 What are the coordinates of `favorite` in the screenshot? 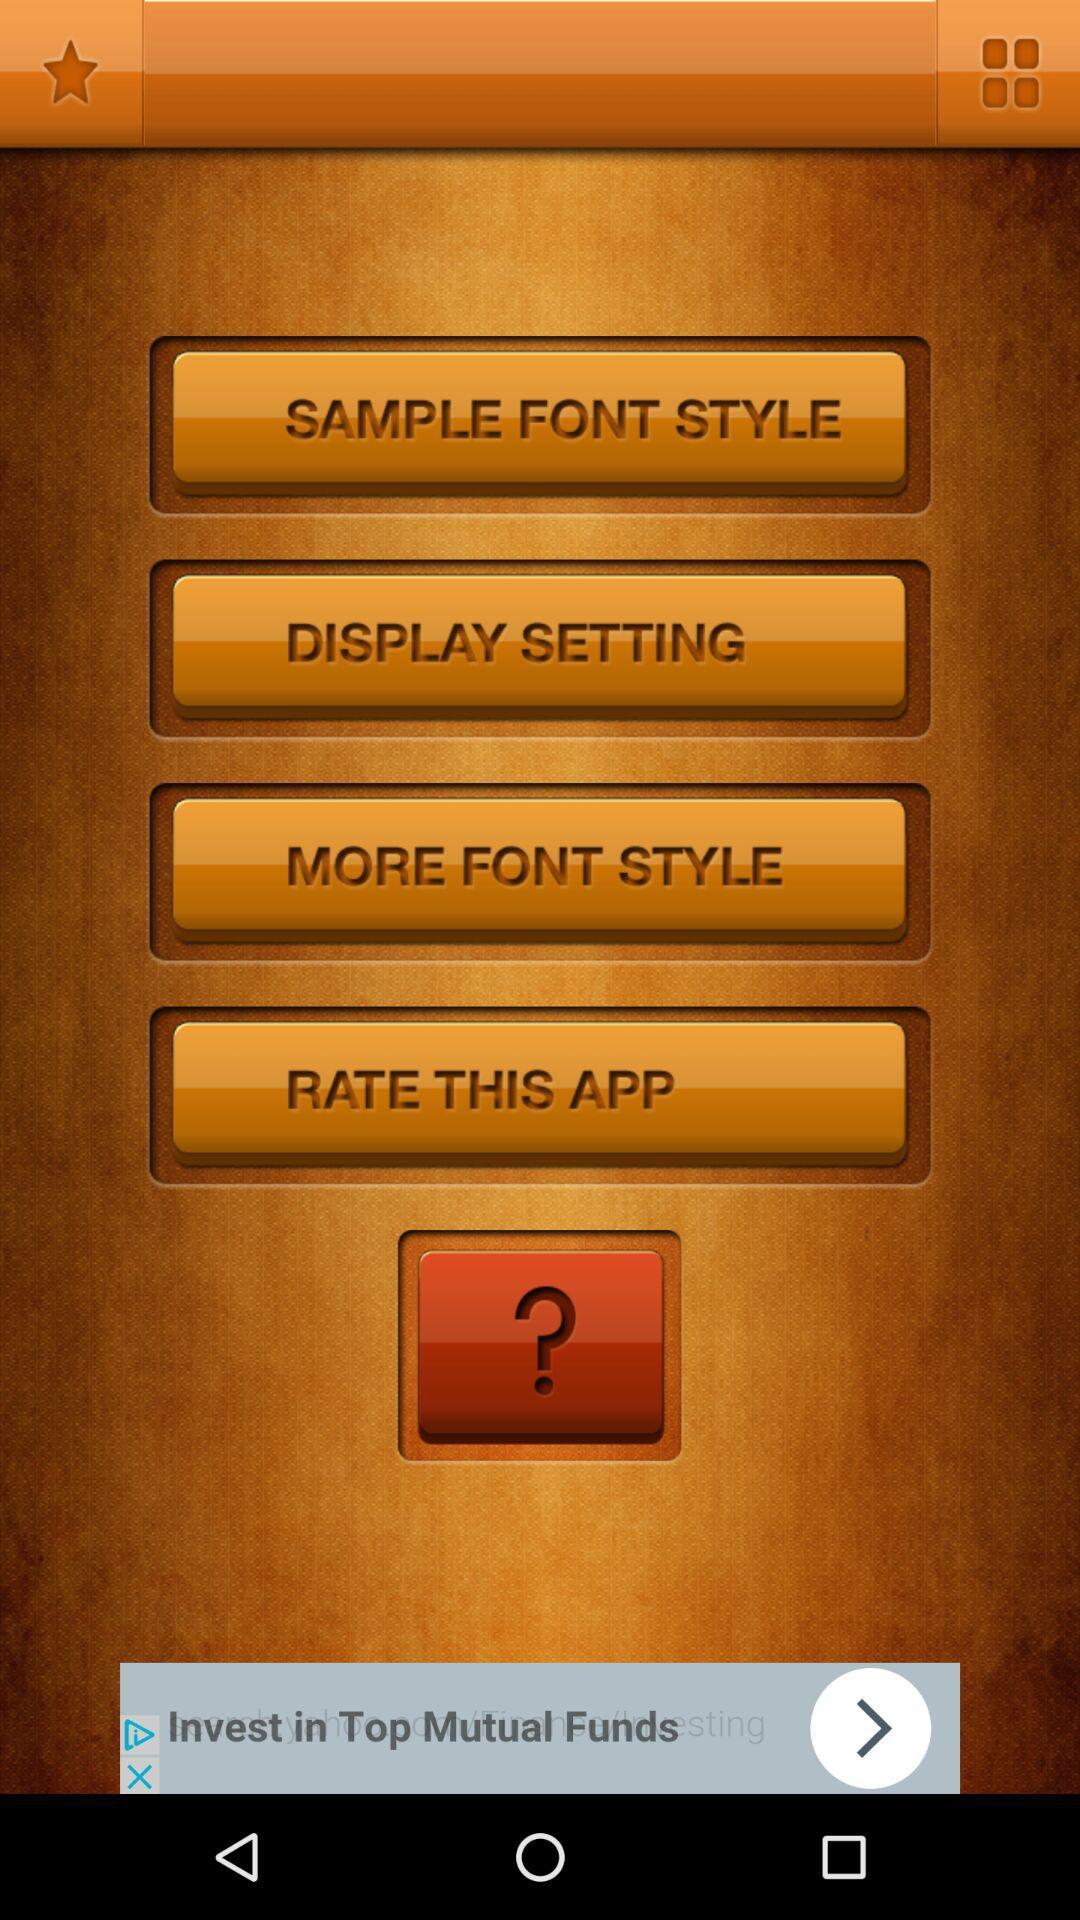 It's located at (71, 72).